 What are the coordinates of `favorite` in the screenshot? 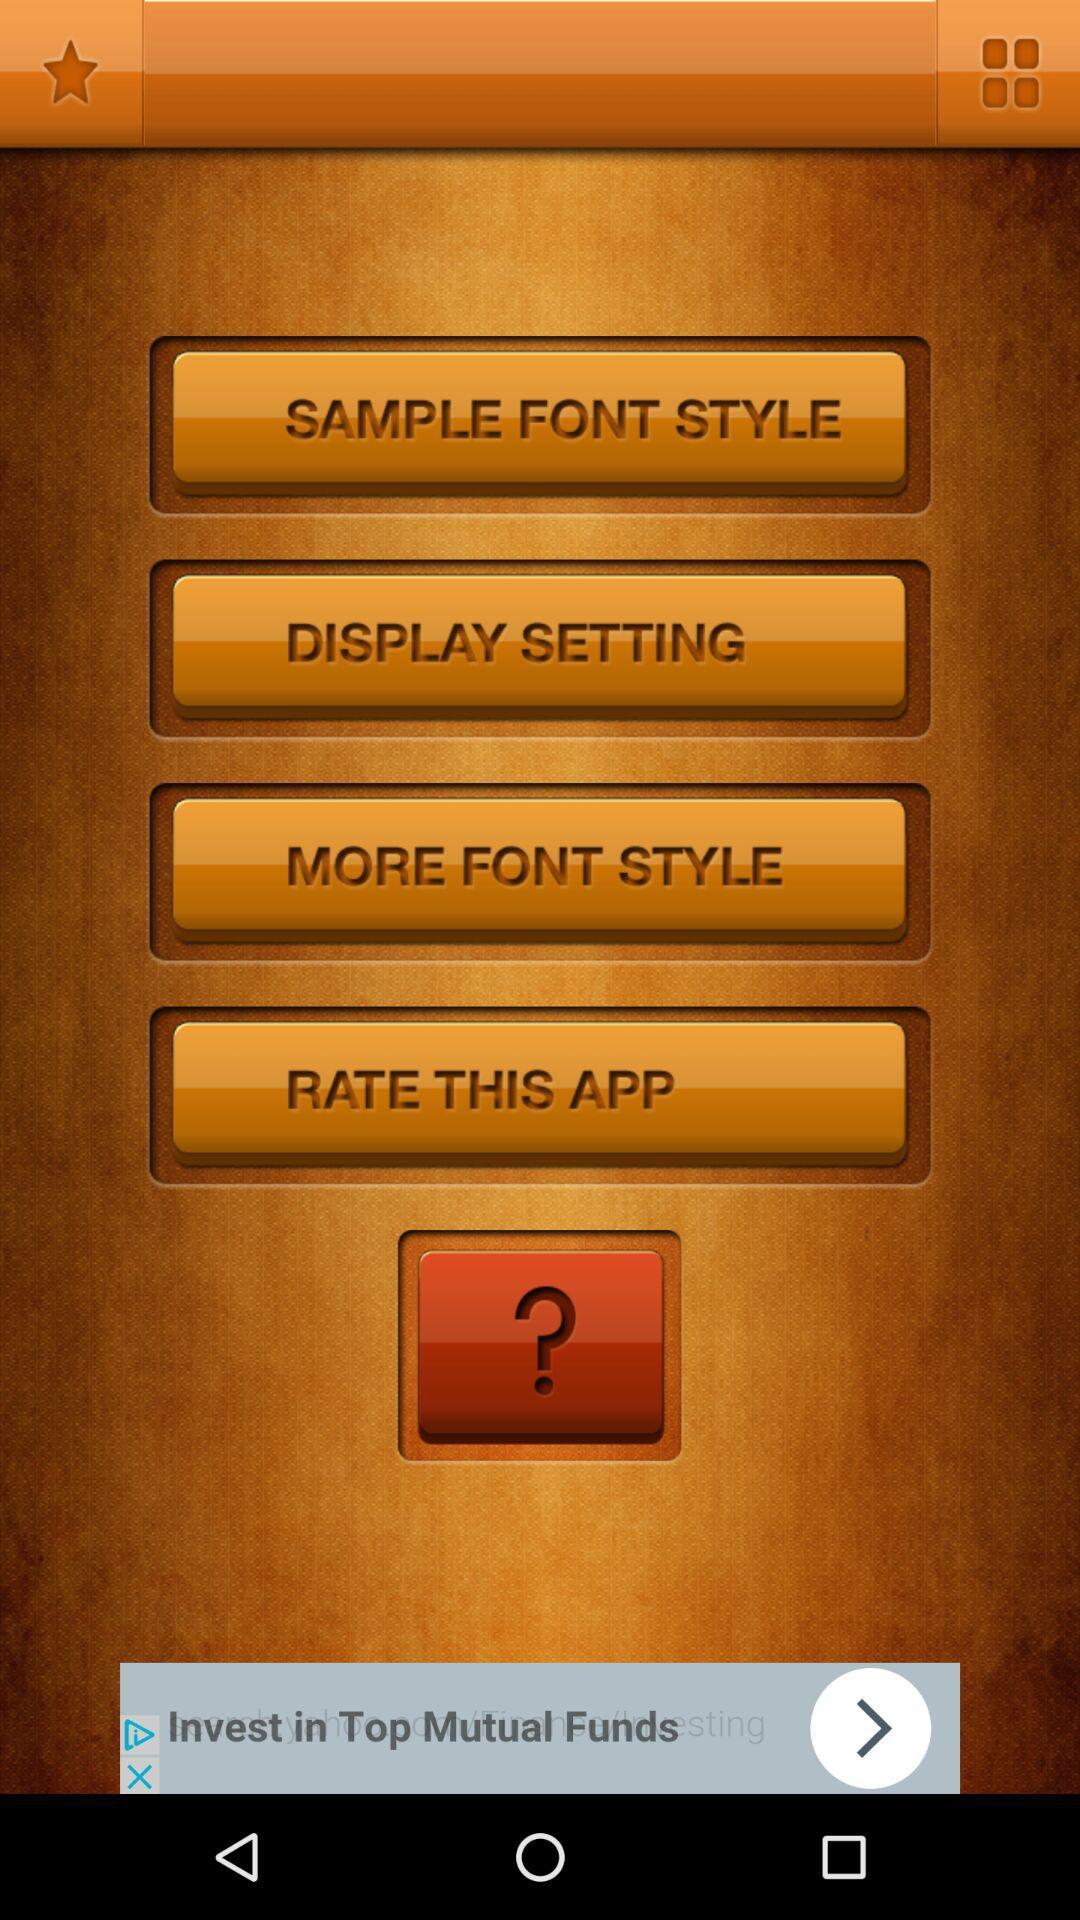 It's located at (71, 72).